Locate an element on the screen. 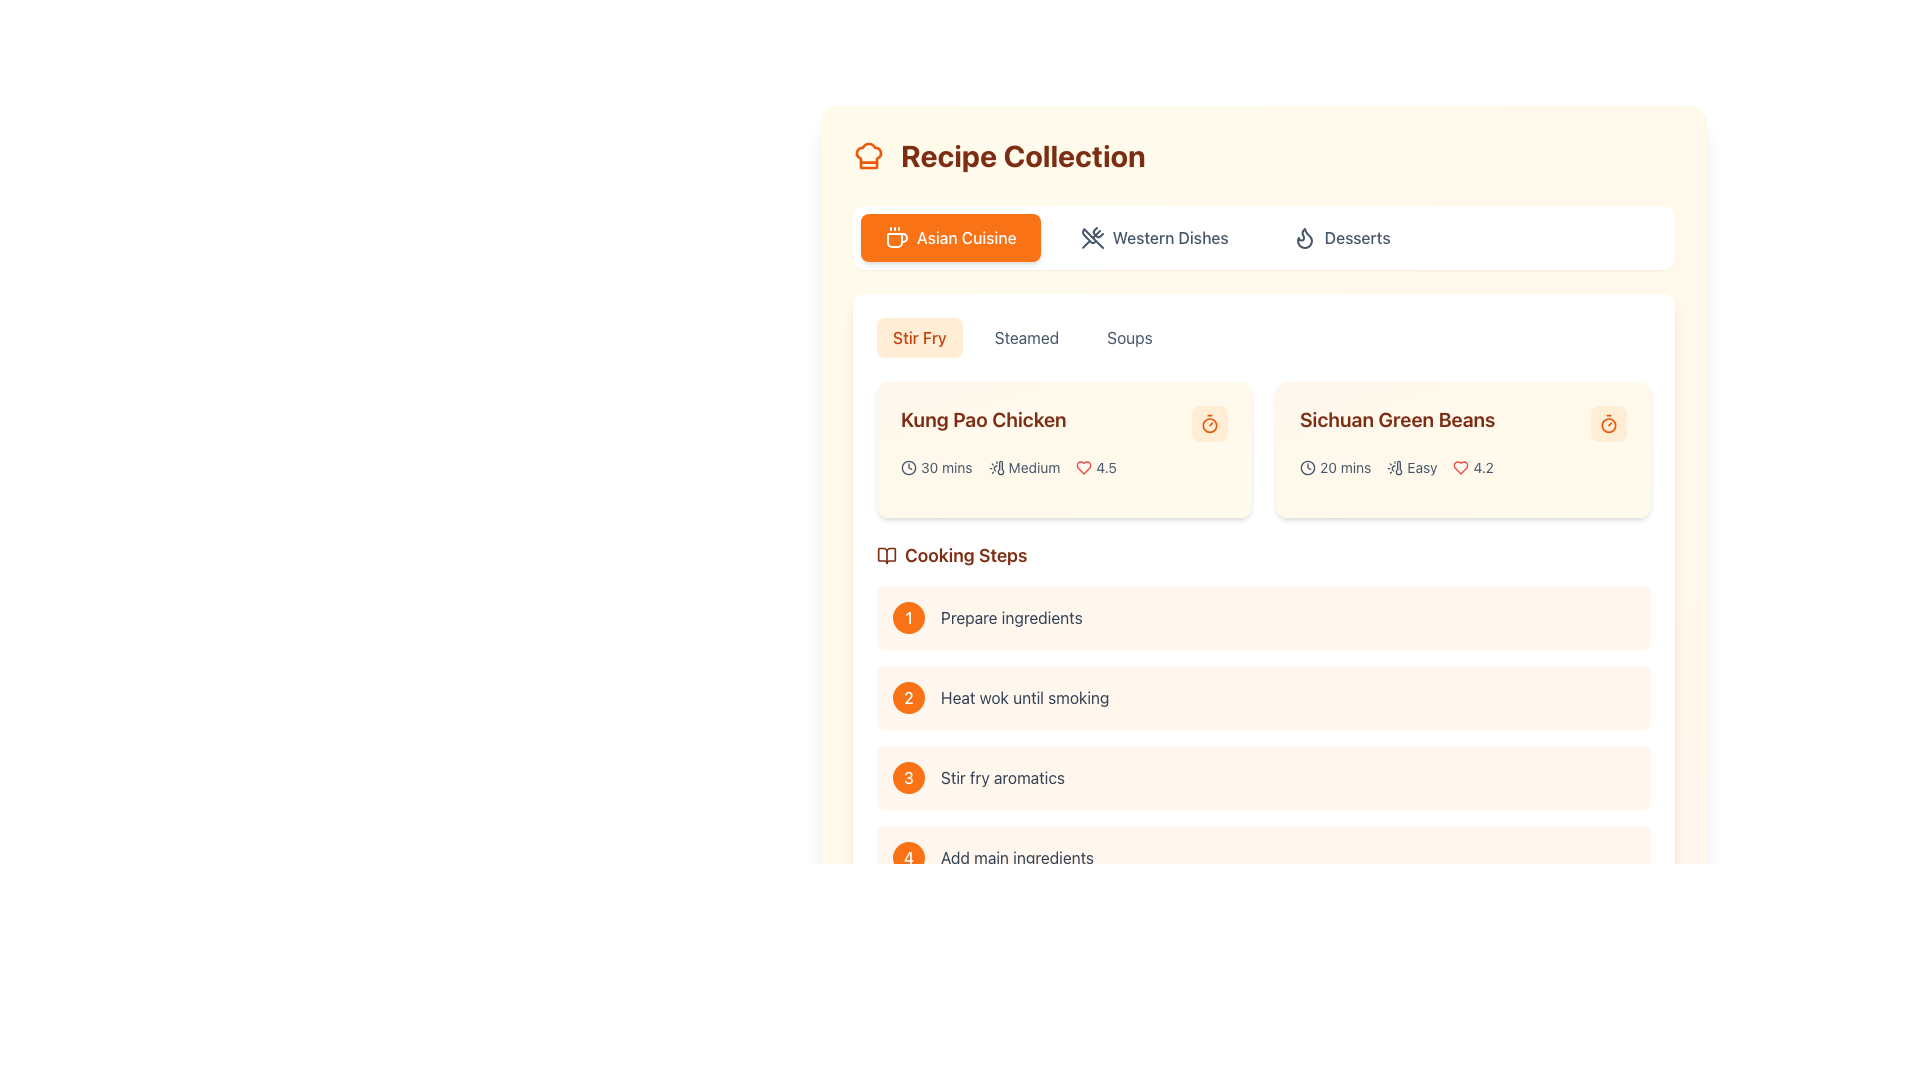 The image size is (1920, 1080). the static text label displaying 'Add main ingredients' within a light orange background, part of the steps section, indicating the fourth step is located at coordinates (1017, 856).